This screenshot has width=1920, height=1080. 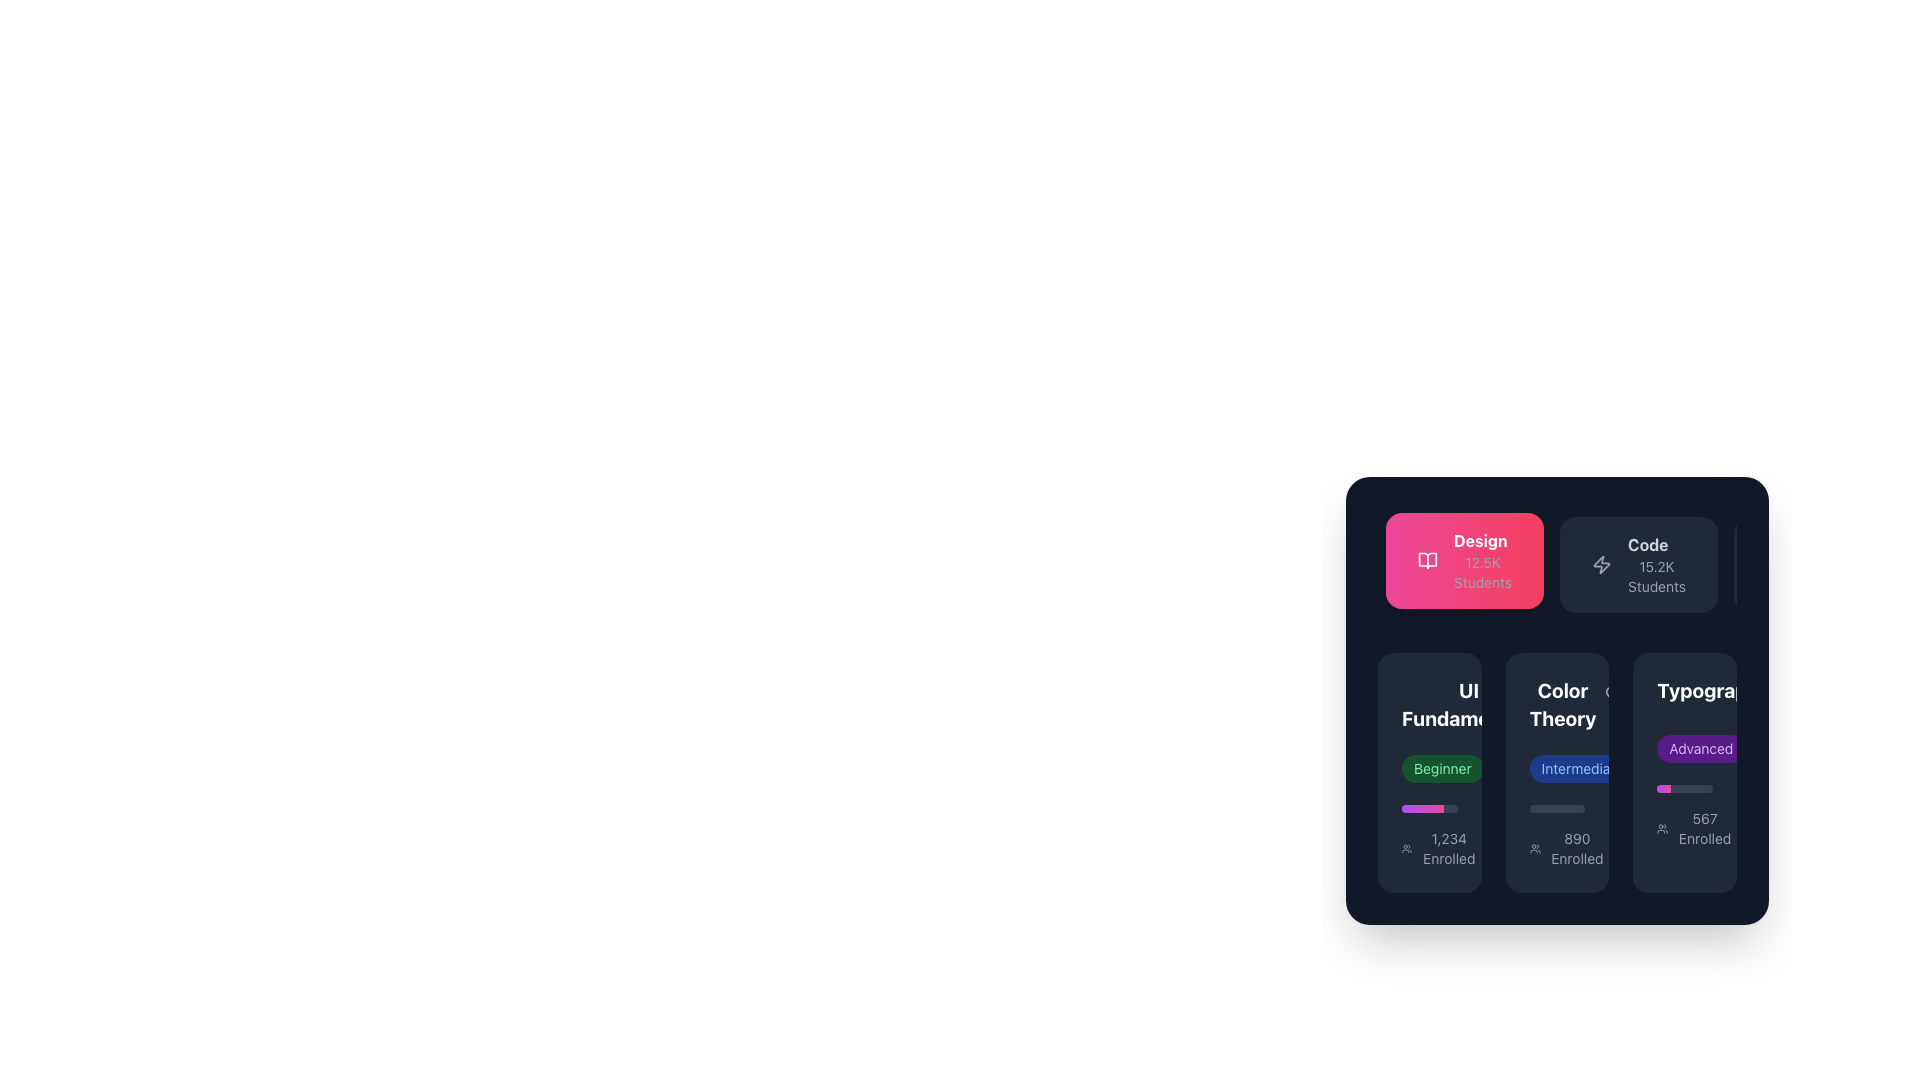 I want to click on the information displayed in the label showing 'Code' and '15.2K Students', positioned in the top-right of the grid layout, so click(x=1656, y=564).